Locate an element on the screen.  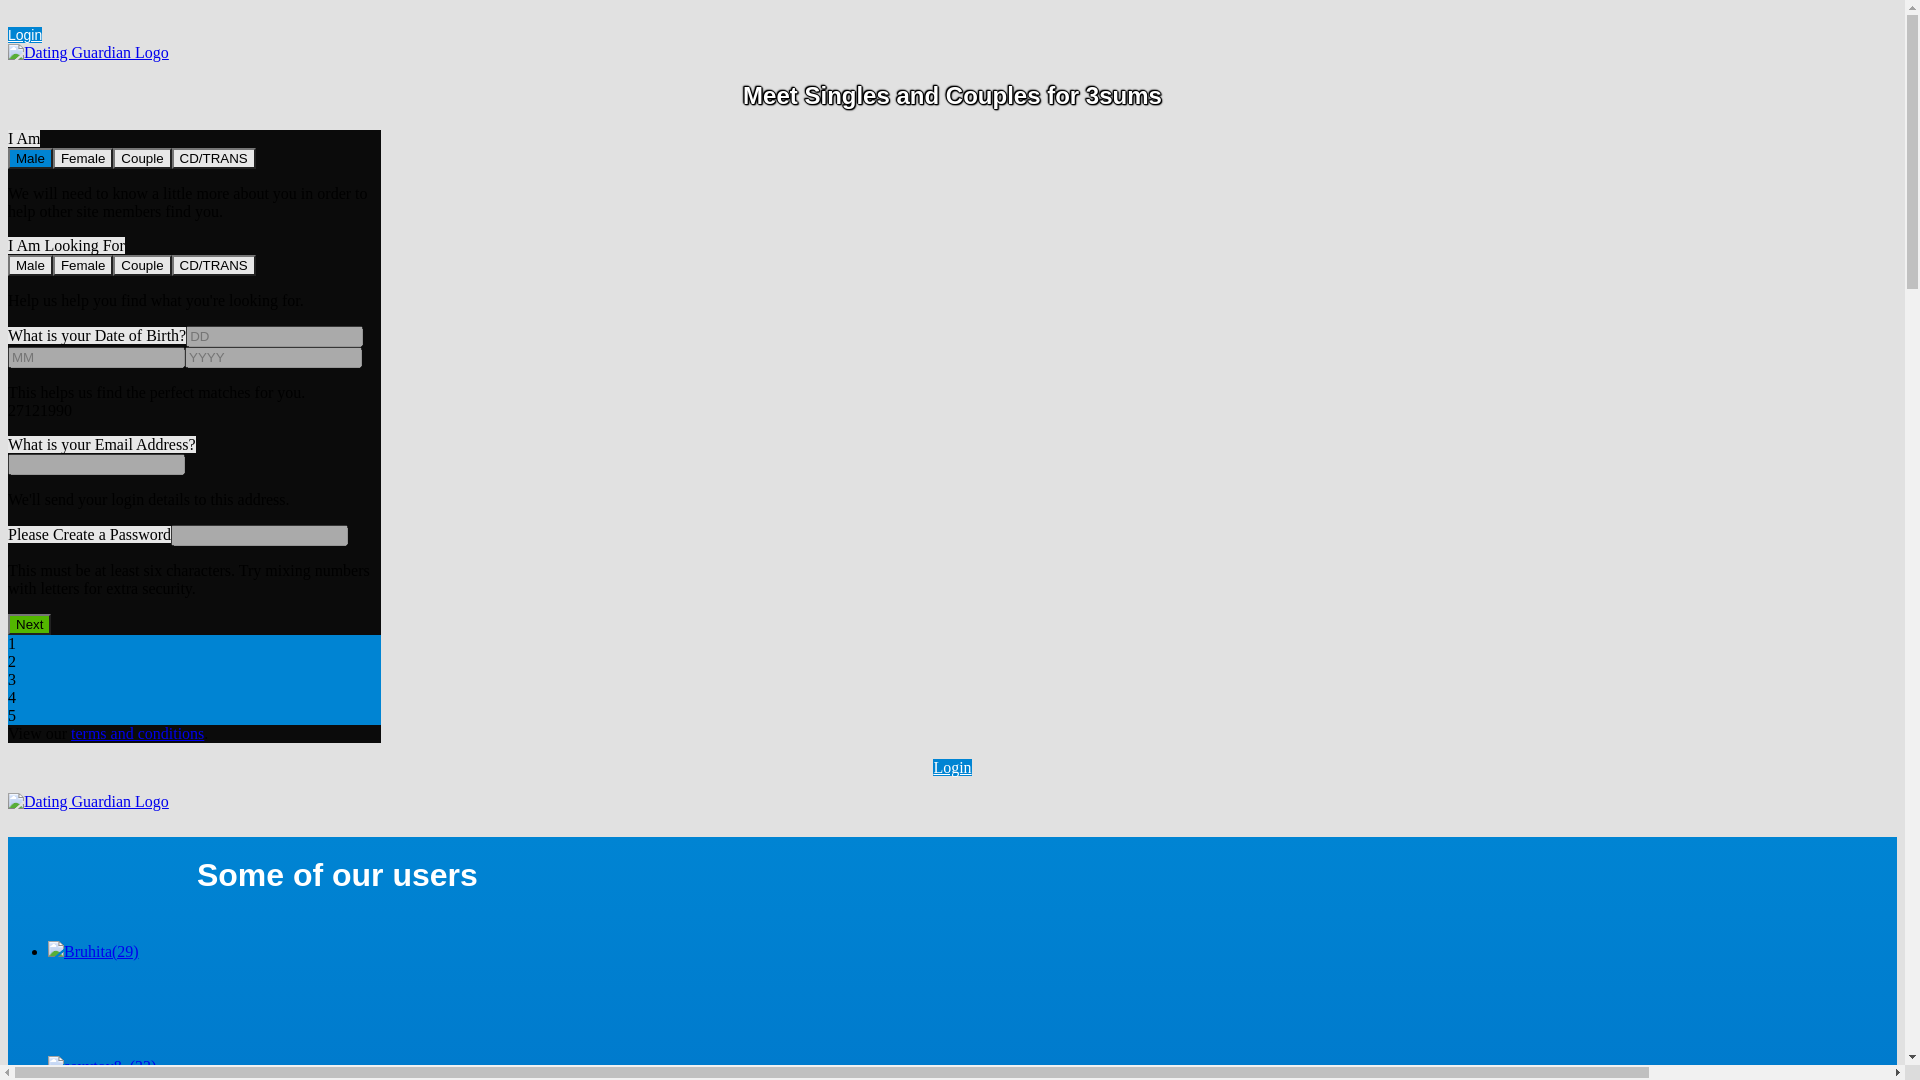
'CD/TRANS' is located at coordinates (214, 157).